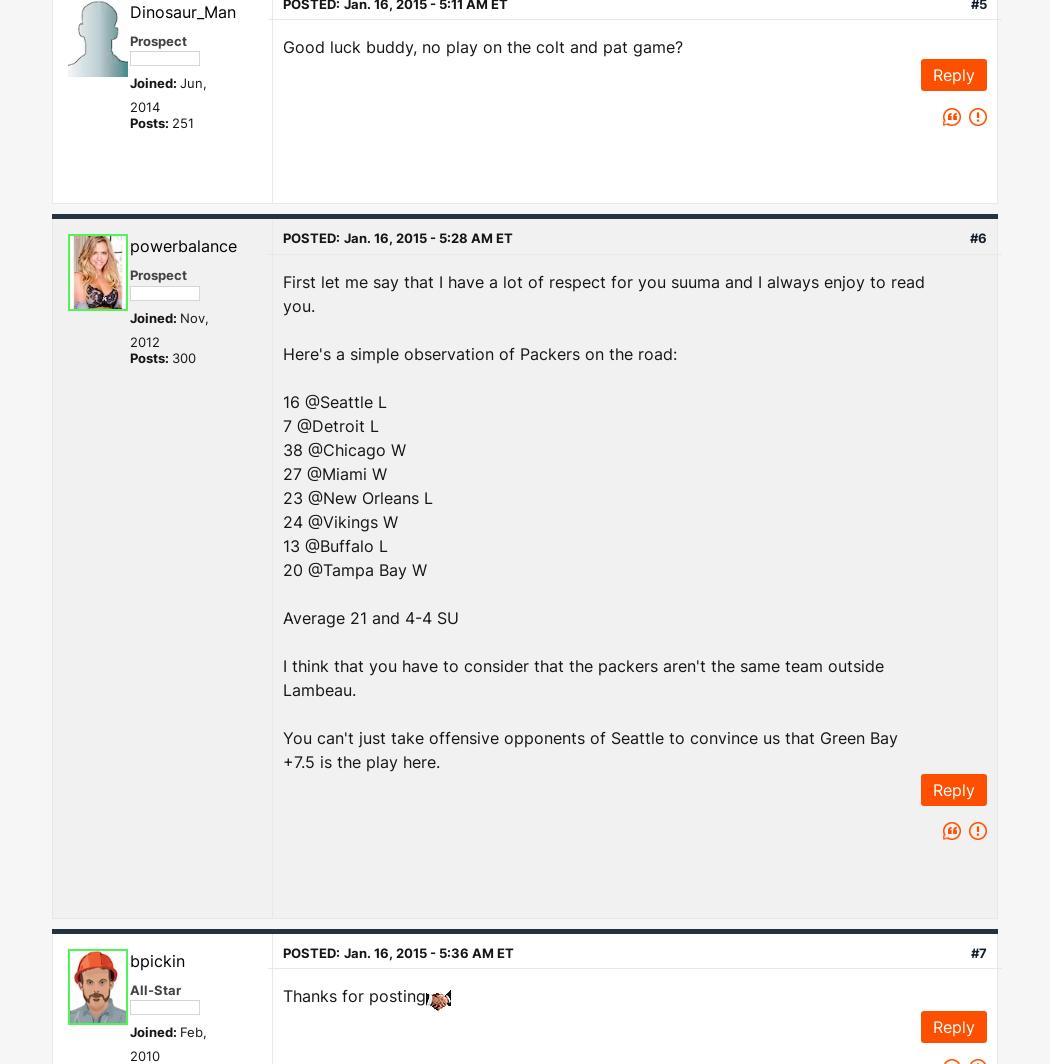  What do you see at coordinates (183, 10) in the screenshot?
I see `'Dinosaur_Man'` at bounding box center [183, 10].